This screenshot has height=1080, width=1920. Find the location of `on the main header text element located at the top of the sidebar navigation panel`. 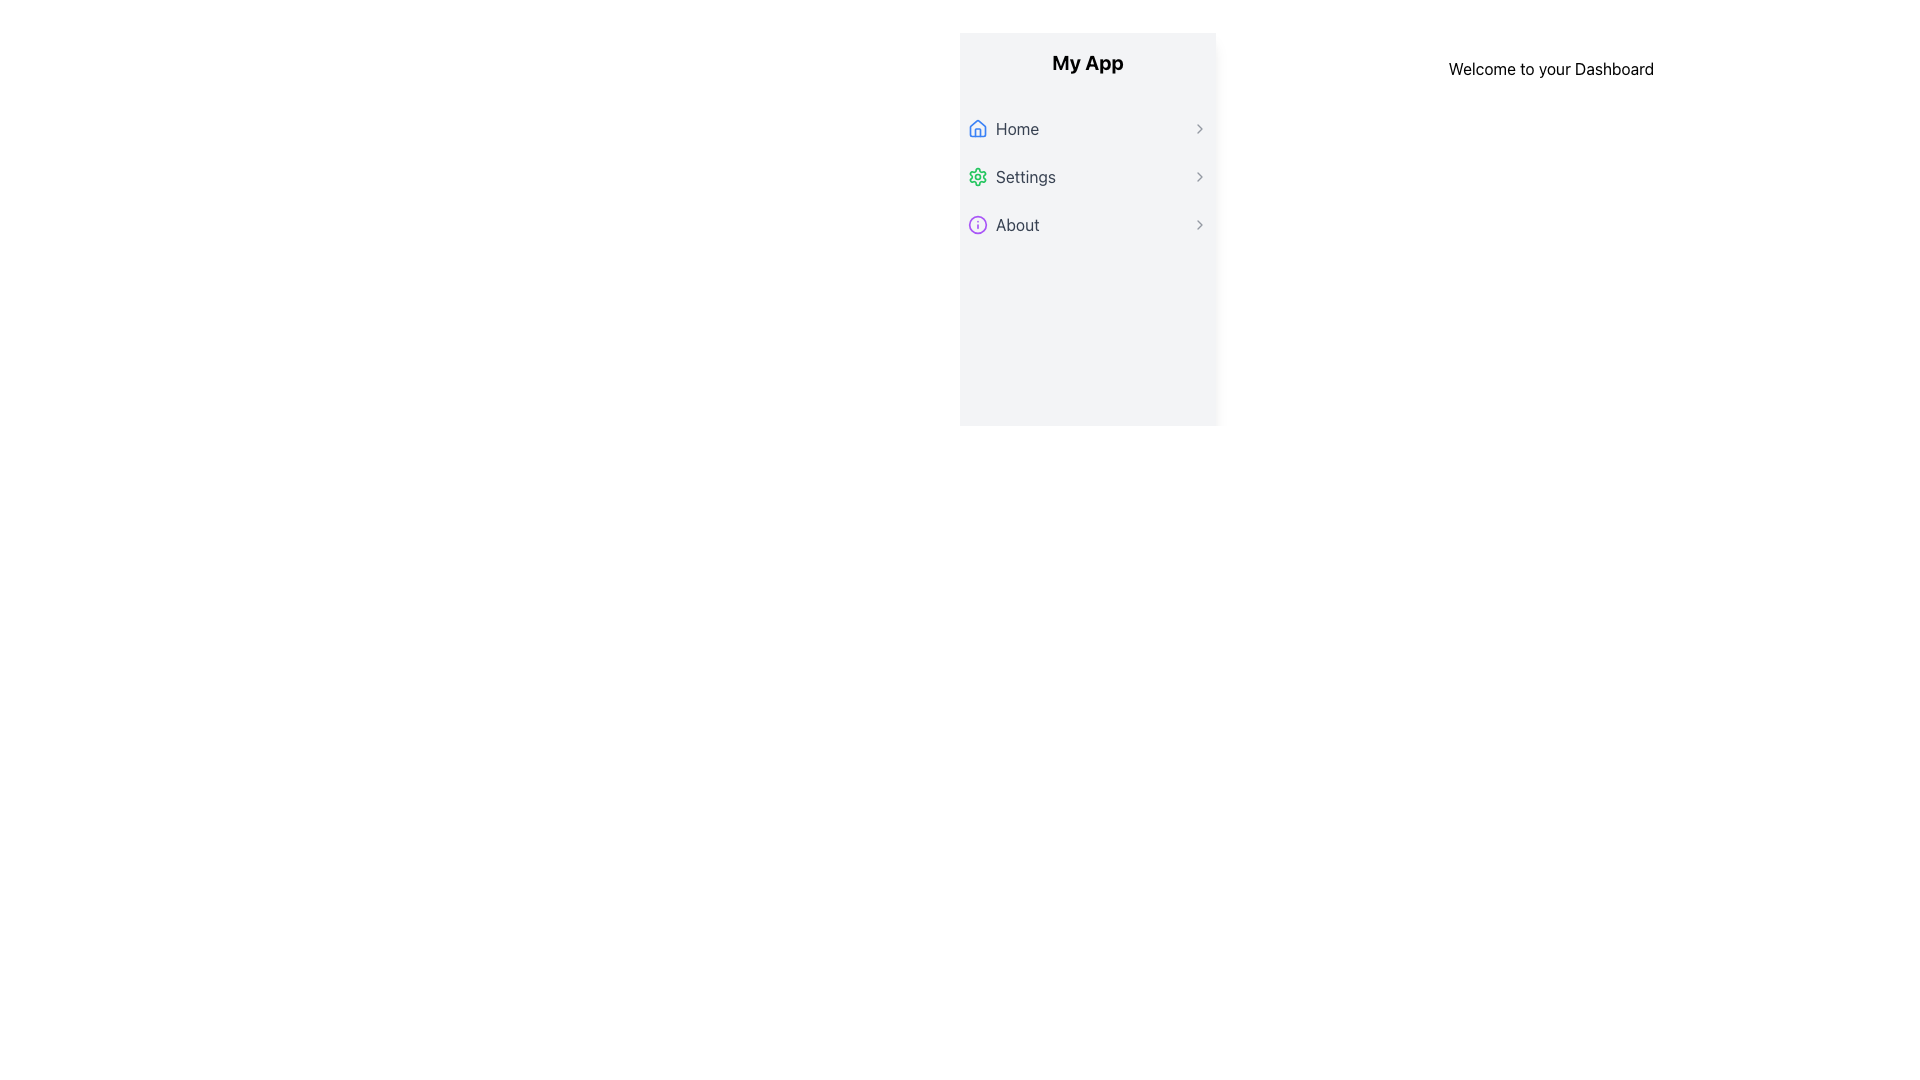

on the main header text element located at the top of the sidebar navigation panel is located at coordinates (1087, 61).